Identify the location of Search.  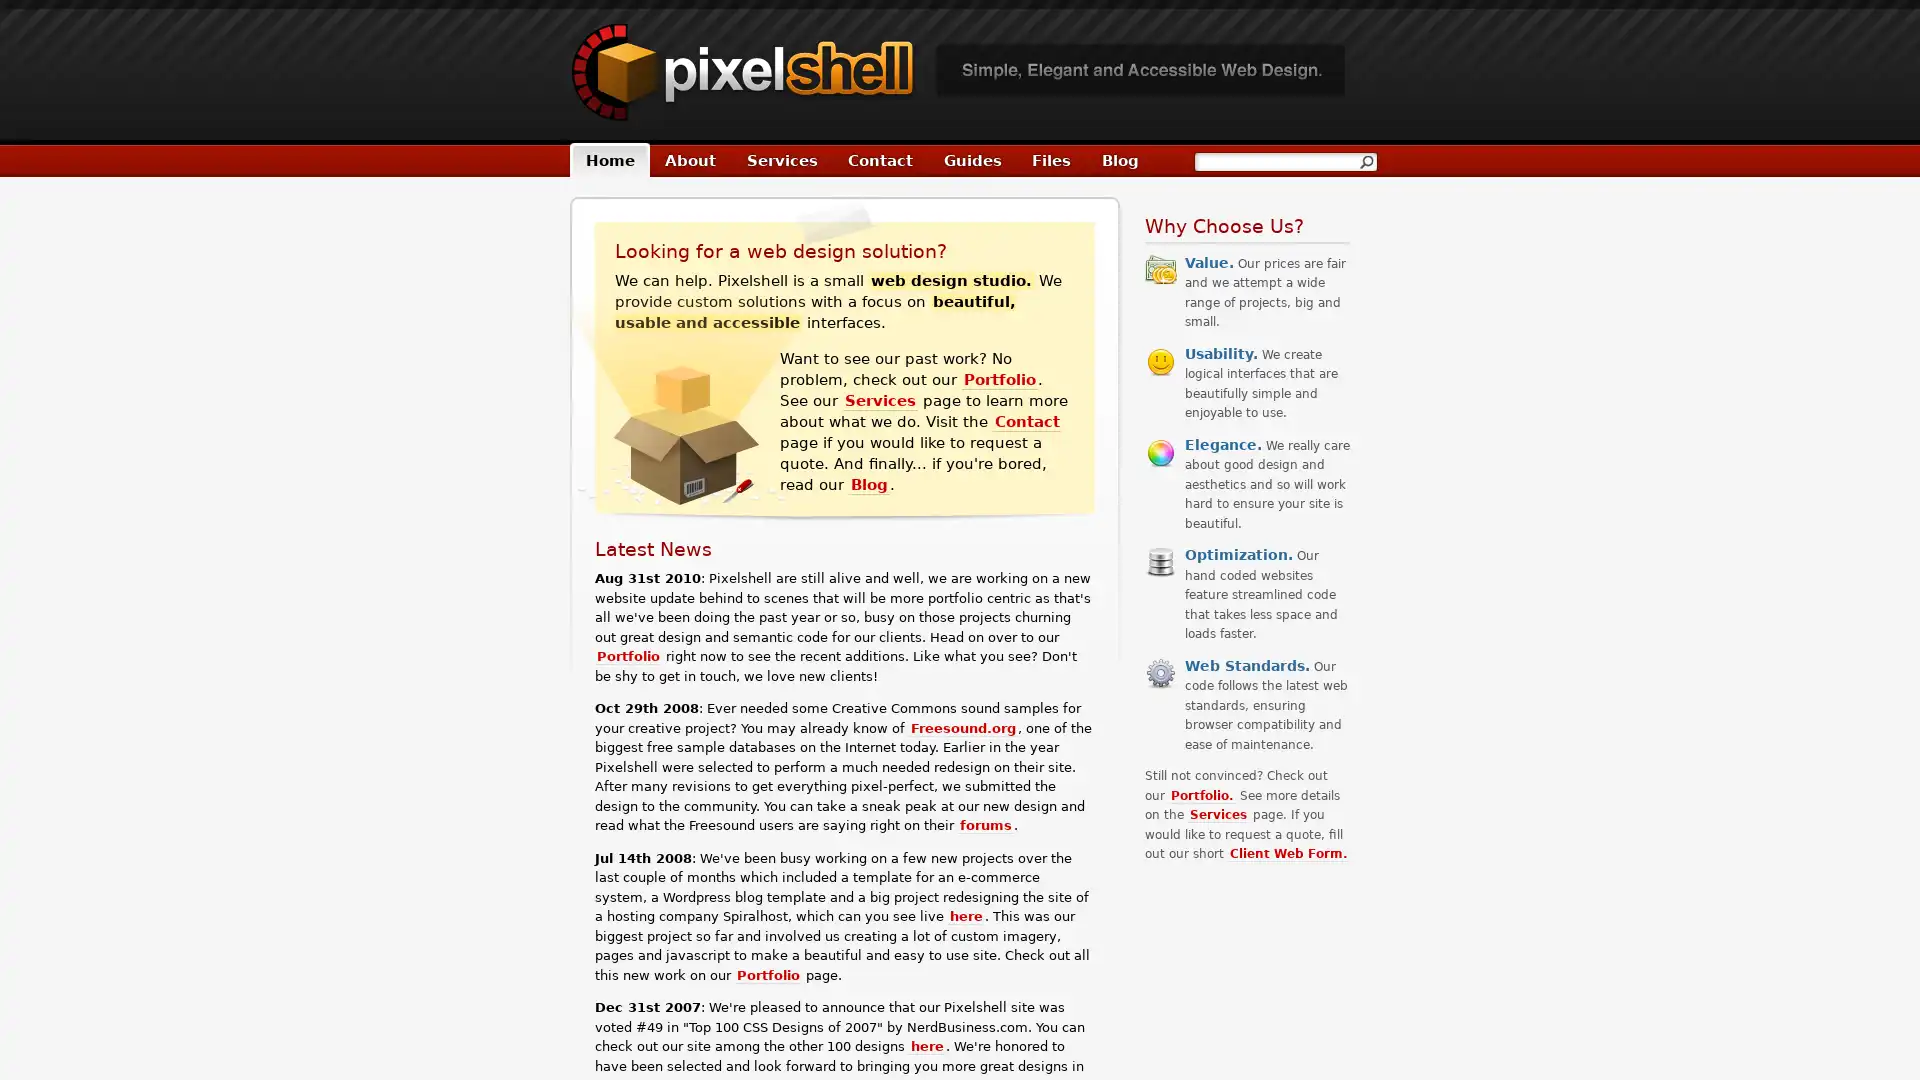
(1365, 160).